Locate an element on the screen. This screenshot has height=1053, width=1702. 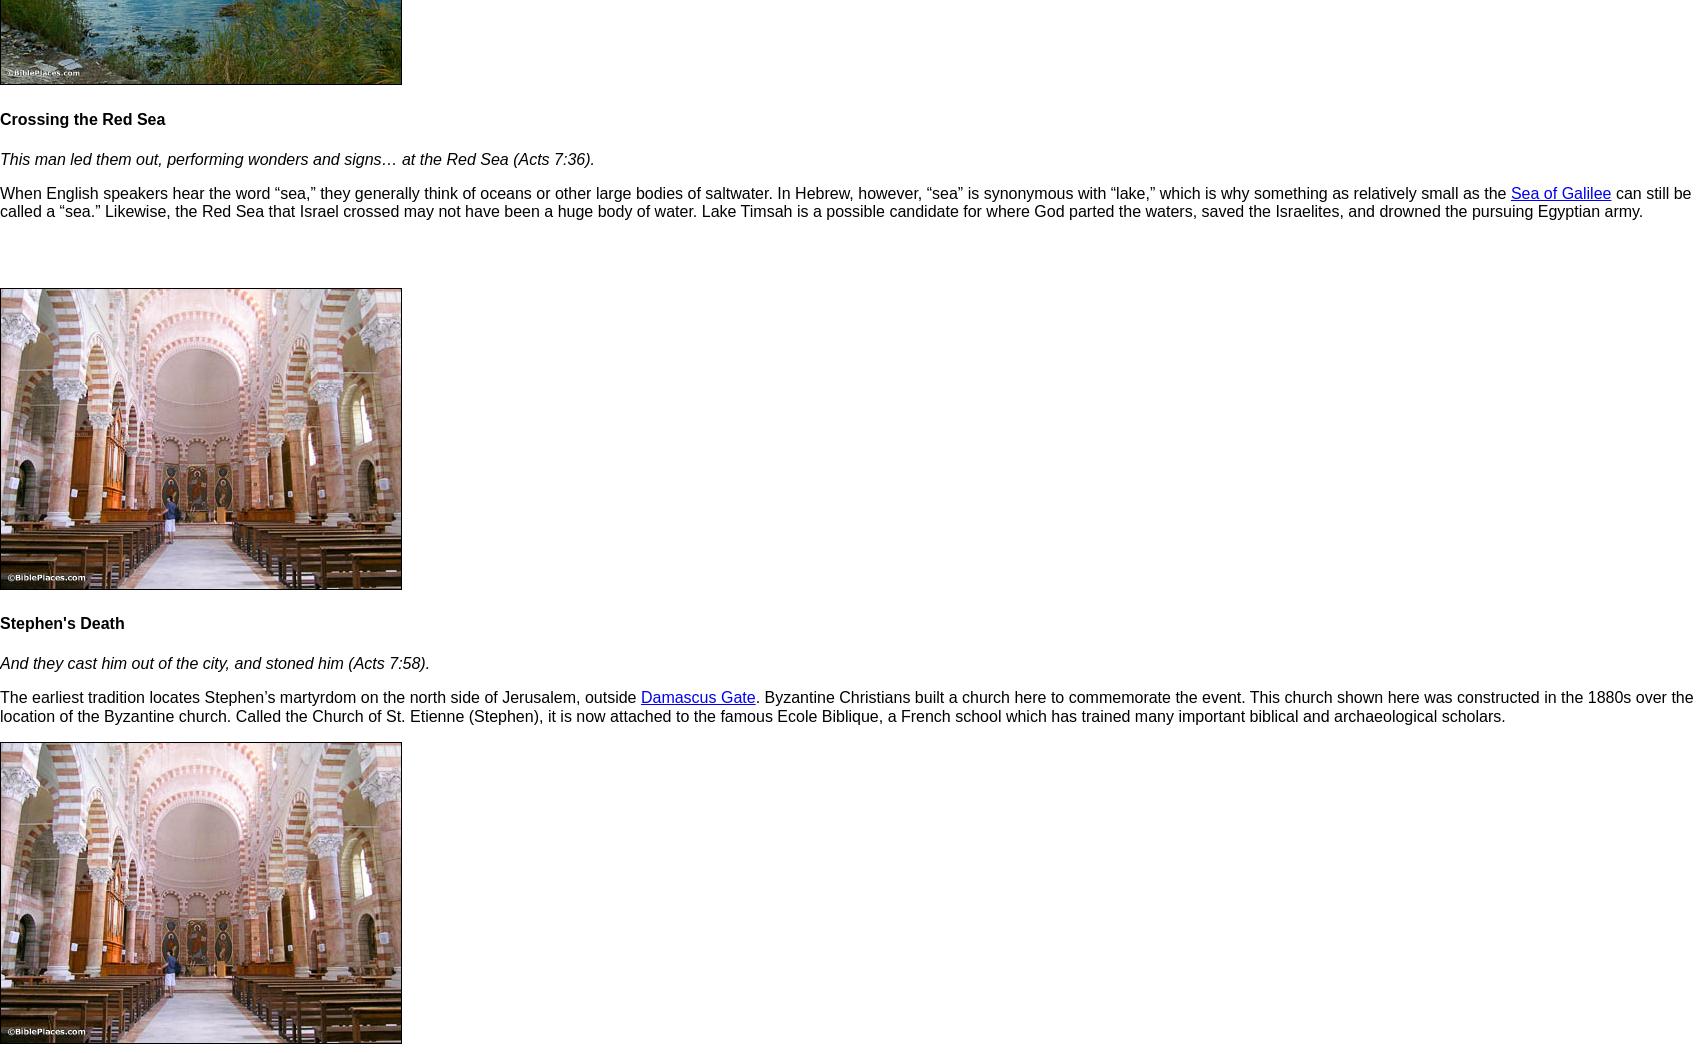
'And they cast him out of the city, and stoned him (Acts 7:58).' is located at coordinates (0, 662).